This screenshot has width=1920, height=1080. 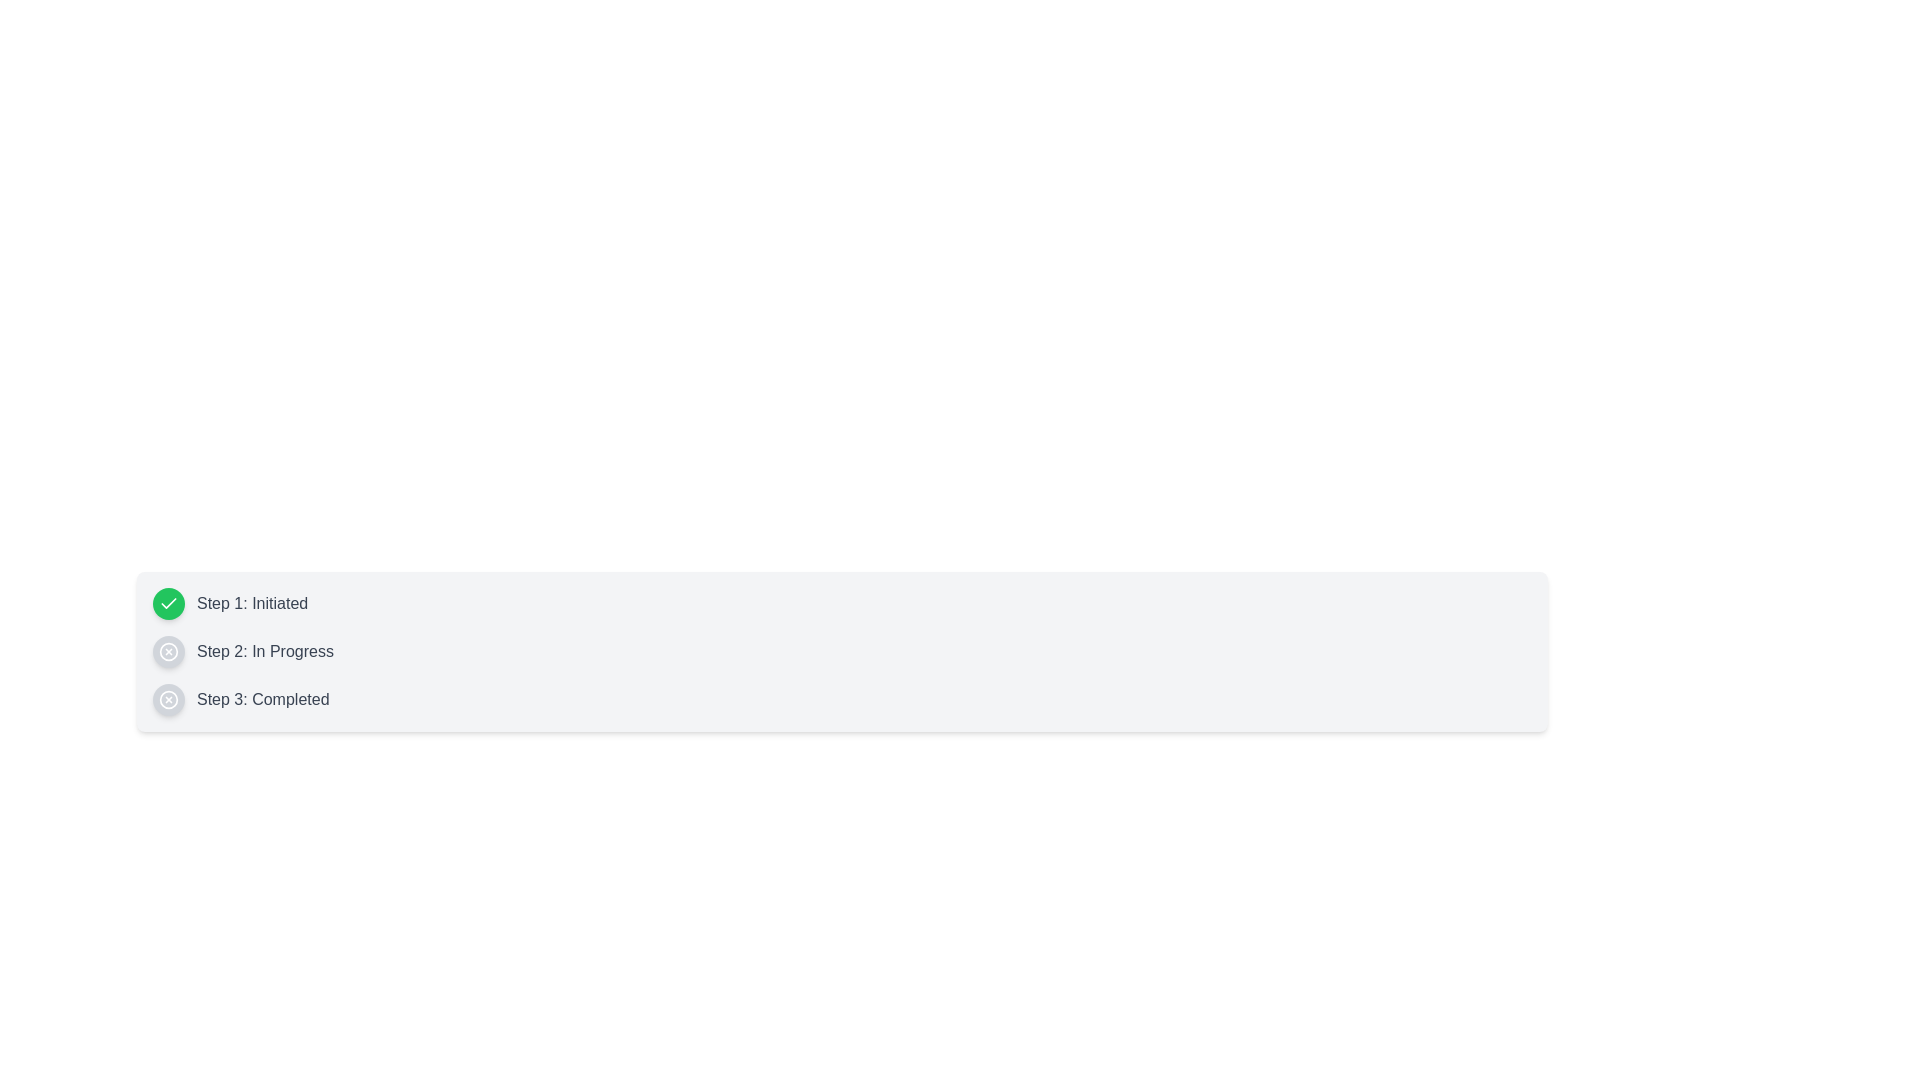 I want to click on the third circular status indicator in the progress tracker, which visually represents the status of the third step, so click(x=168, y=698).